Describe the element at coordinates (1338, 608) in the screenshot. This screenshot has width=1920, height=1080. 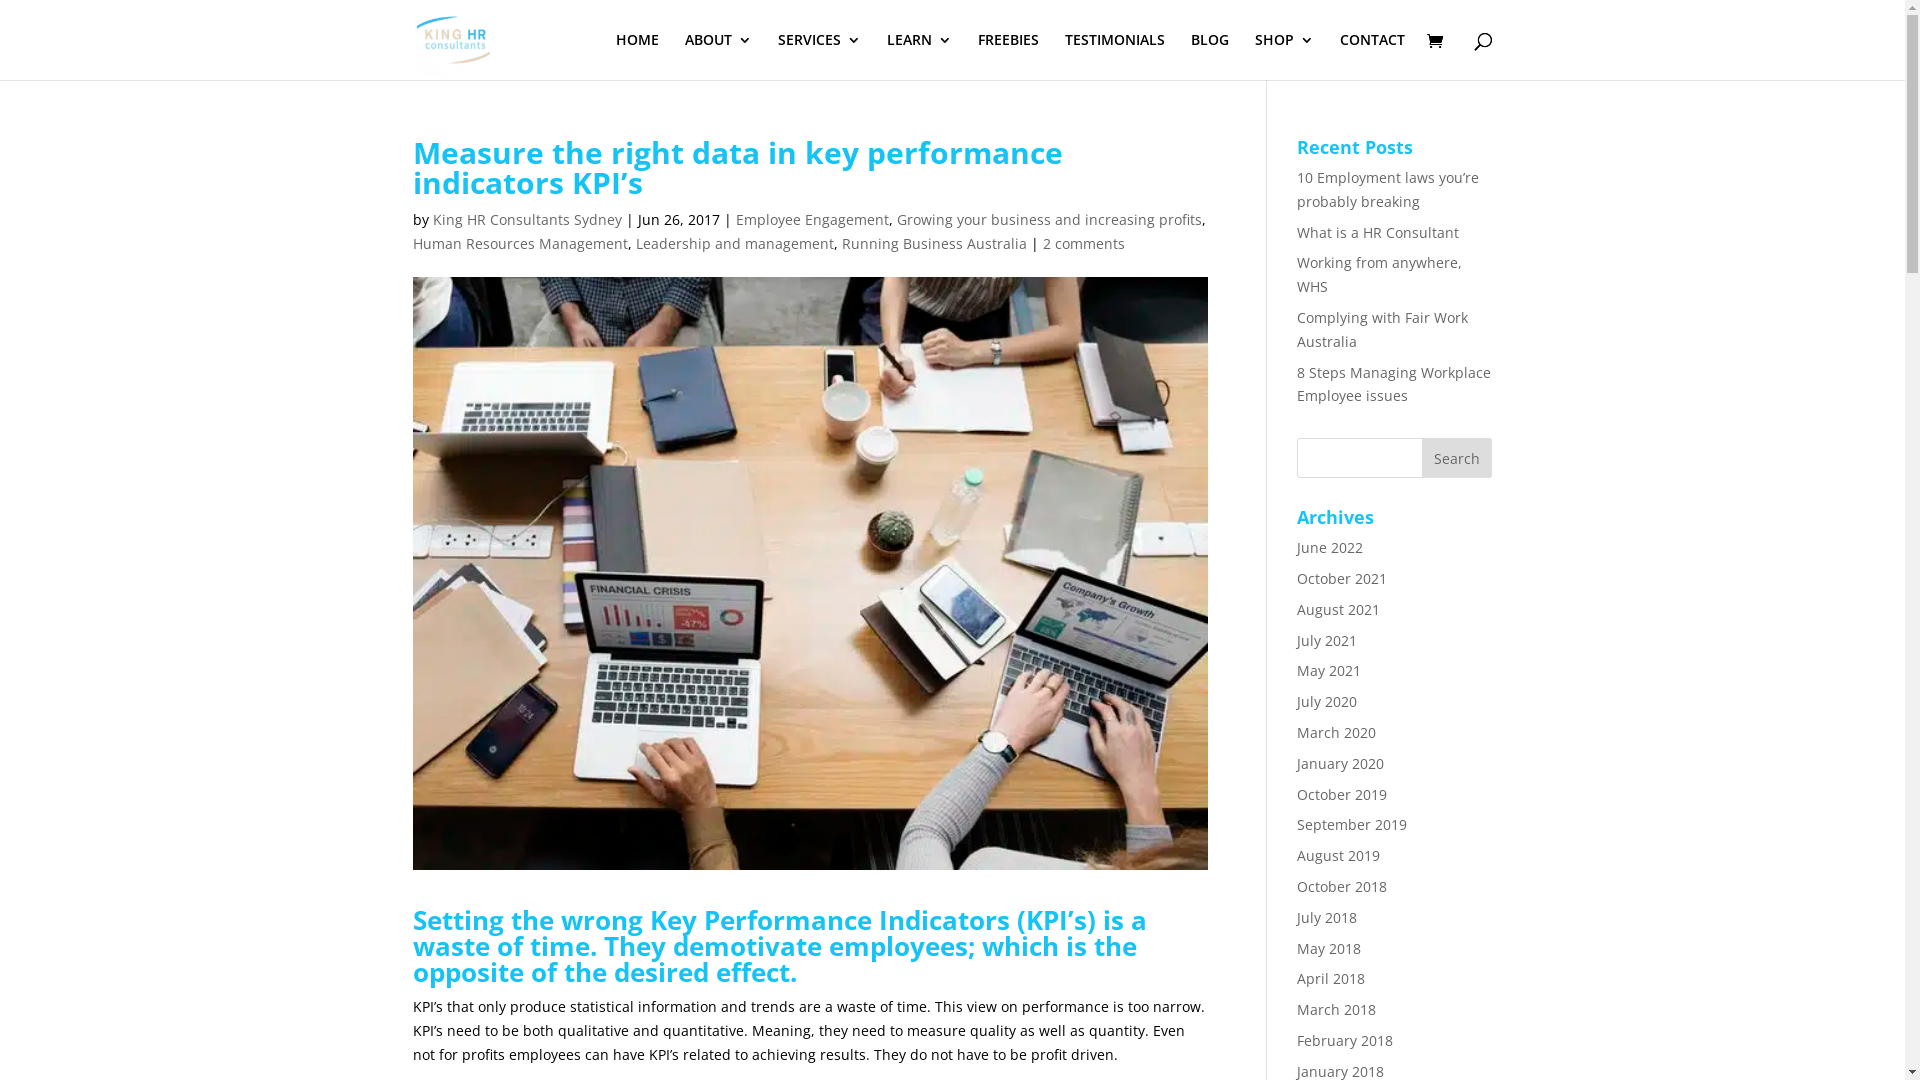
I see `'August 2021'` at that location.